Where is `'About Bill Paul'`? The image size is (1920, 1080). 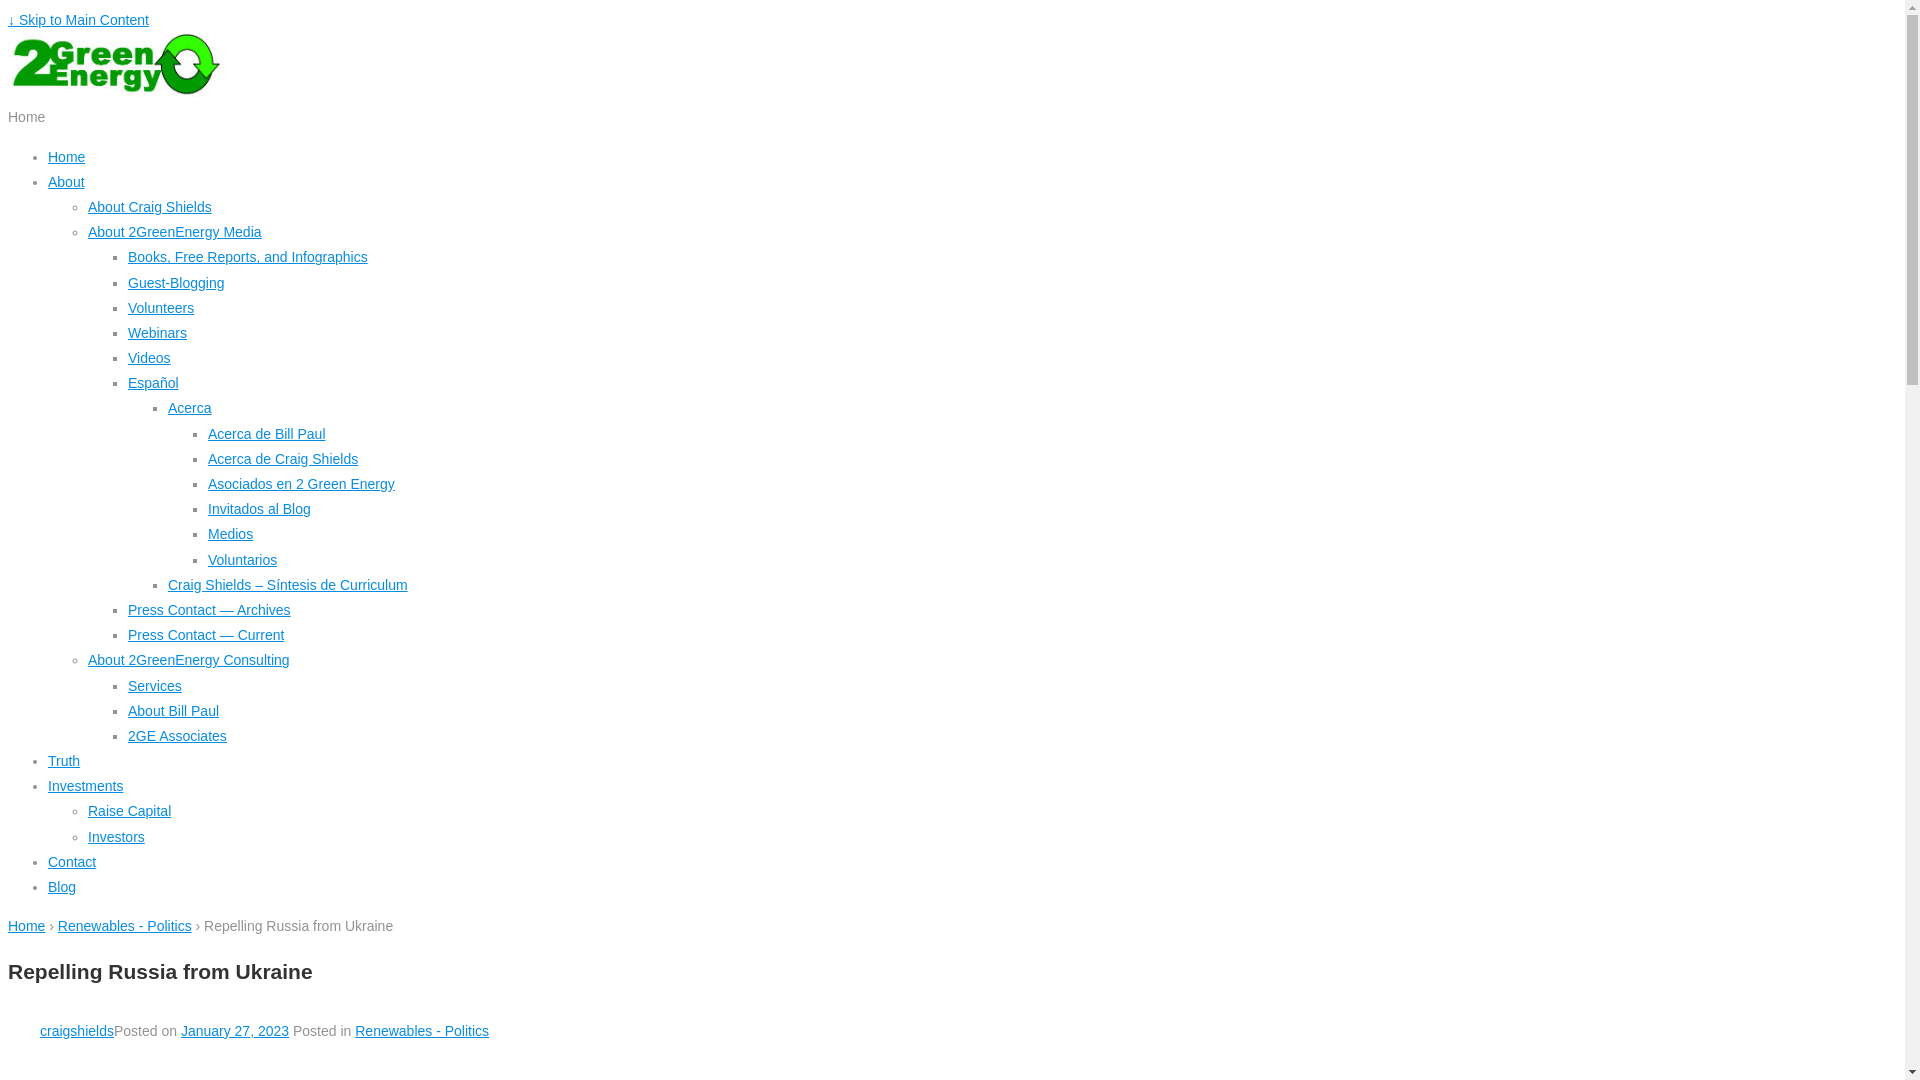 'About Bill Paul' is located at coordinates (173, 709).